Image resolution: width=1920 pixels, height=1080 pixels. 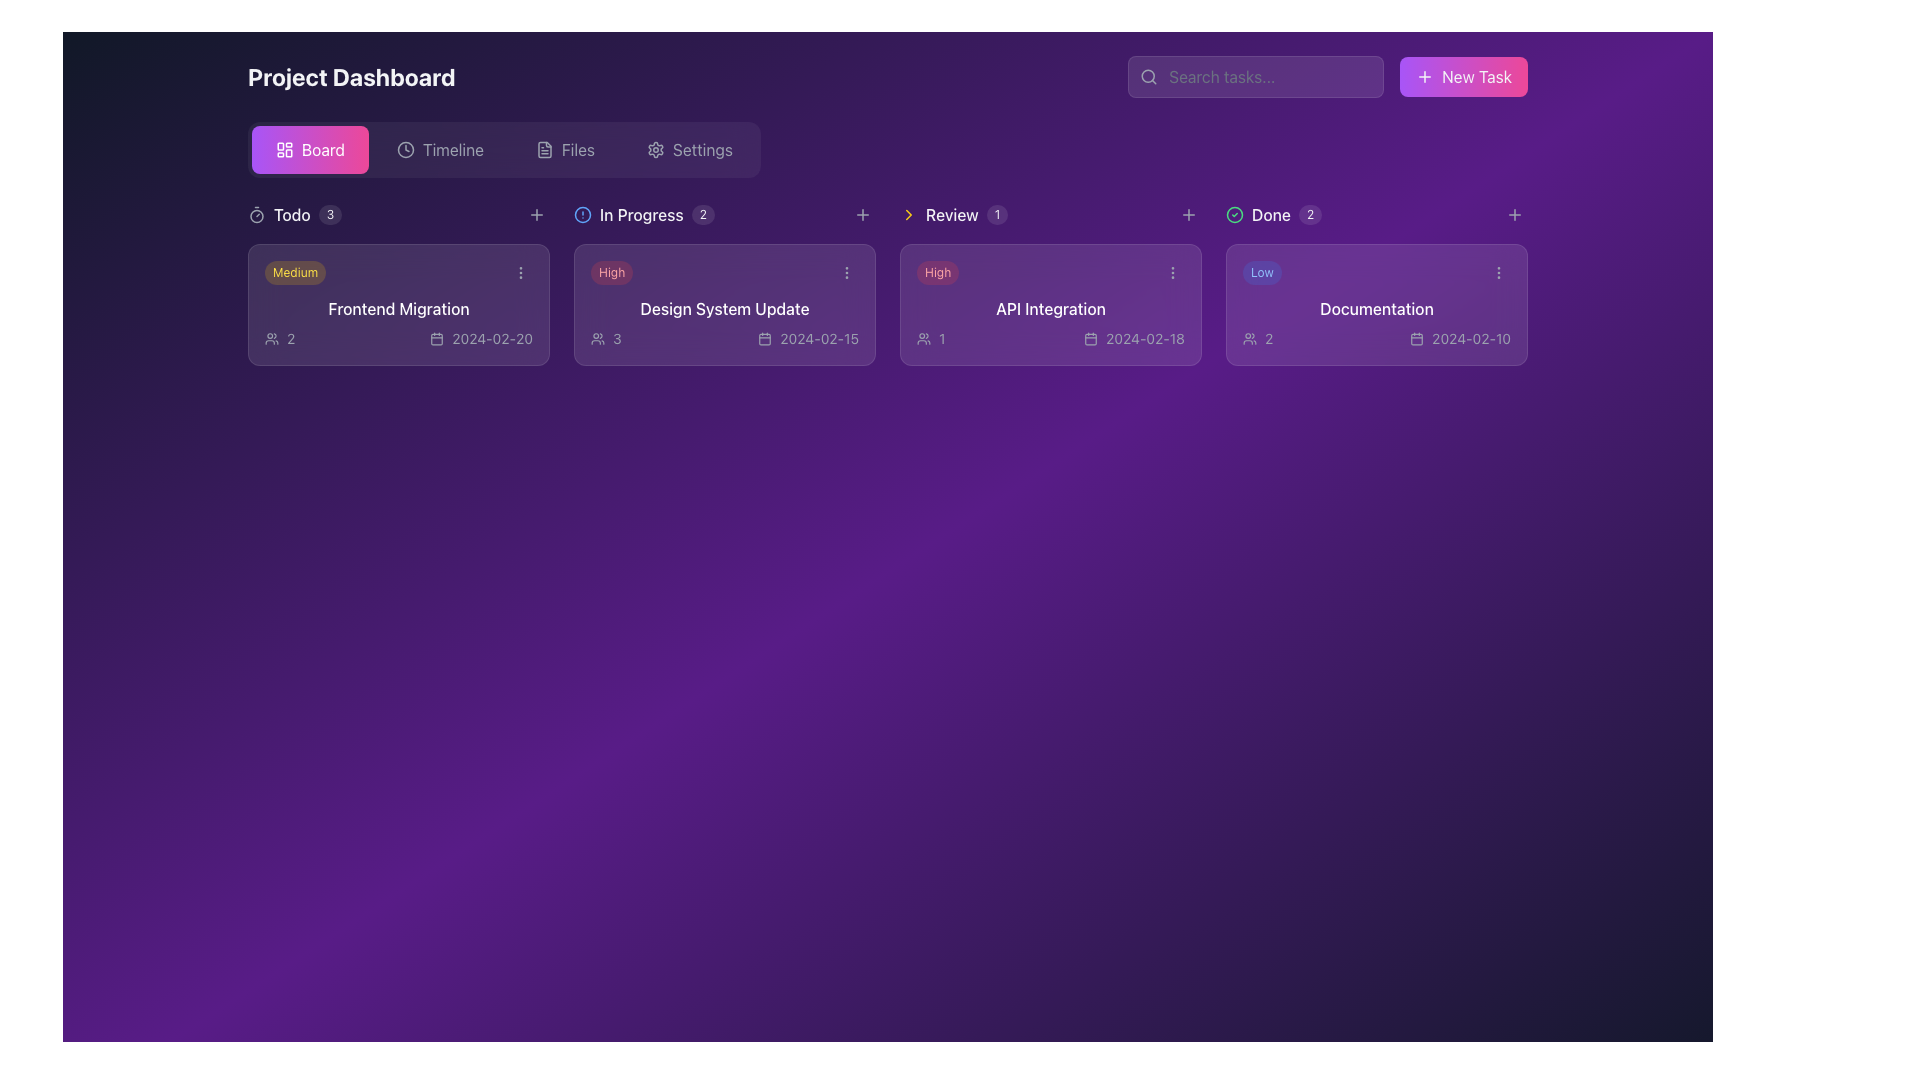 I want to click on the 'Timeline' menu item button in the horizontal navigation menu, so click(x=439, y=149).